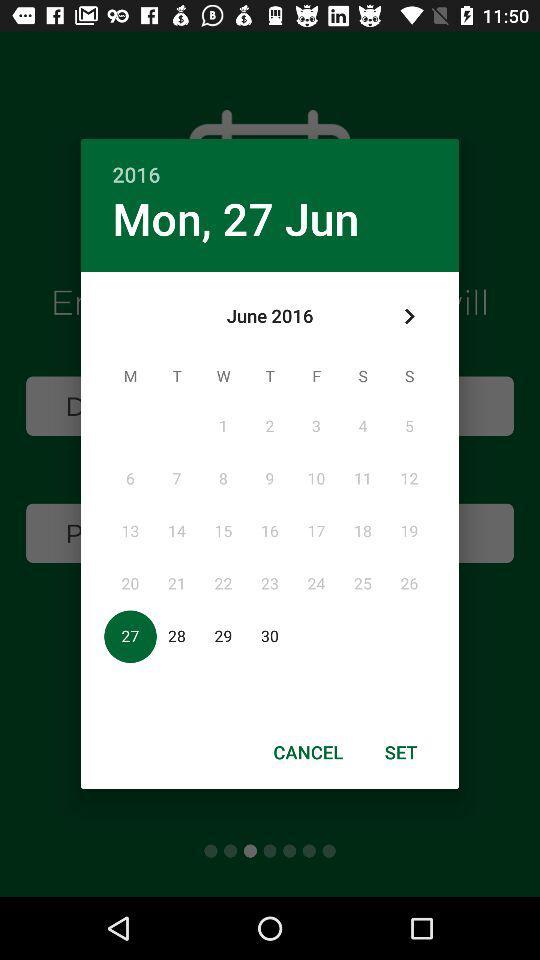 The image size is (540, 960). Describe the element at coordinates (408, 316) in the screenshot. I see `icon at the top right corner` at that location.